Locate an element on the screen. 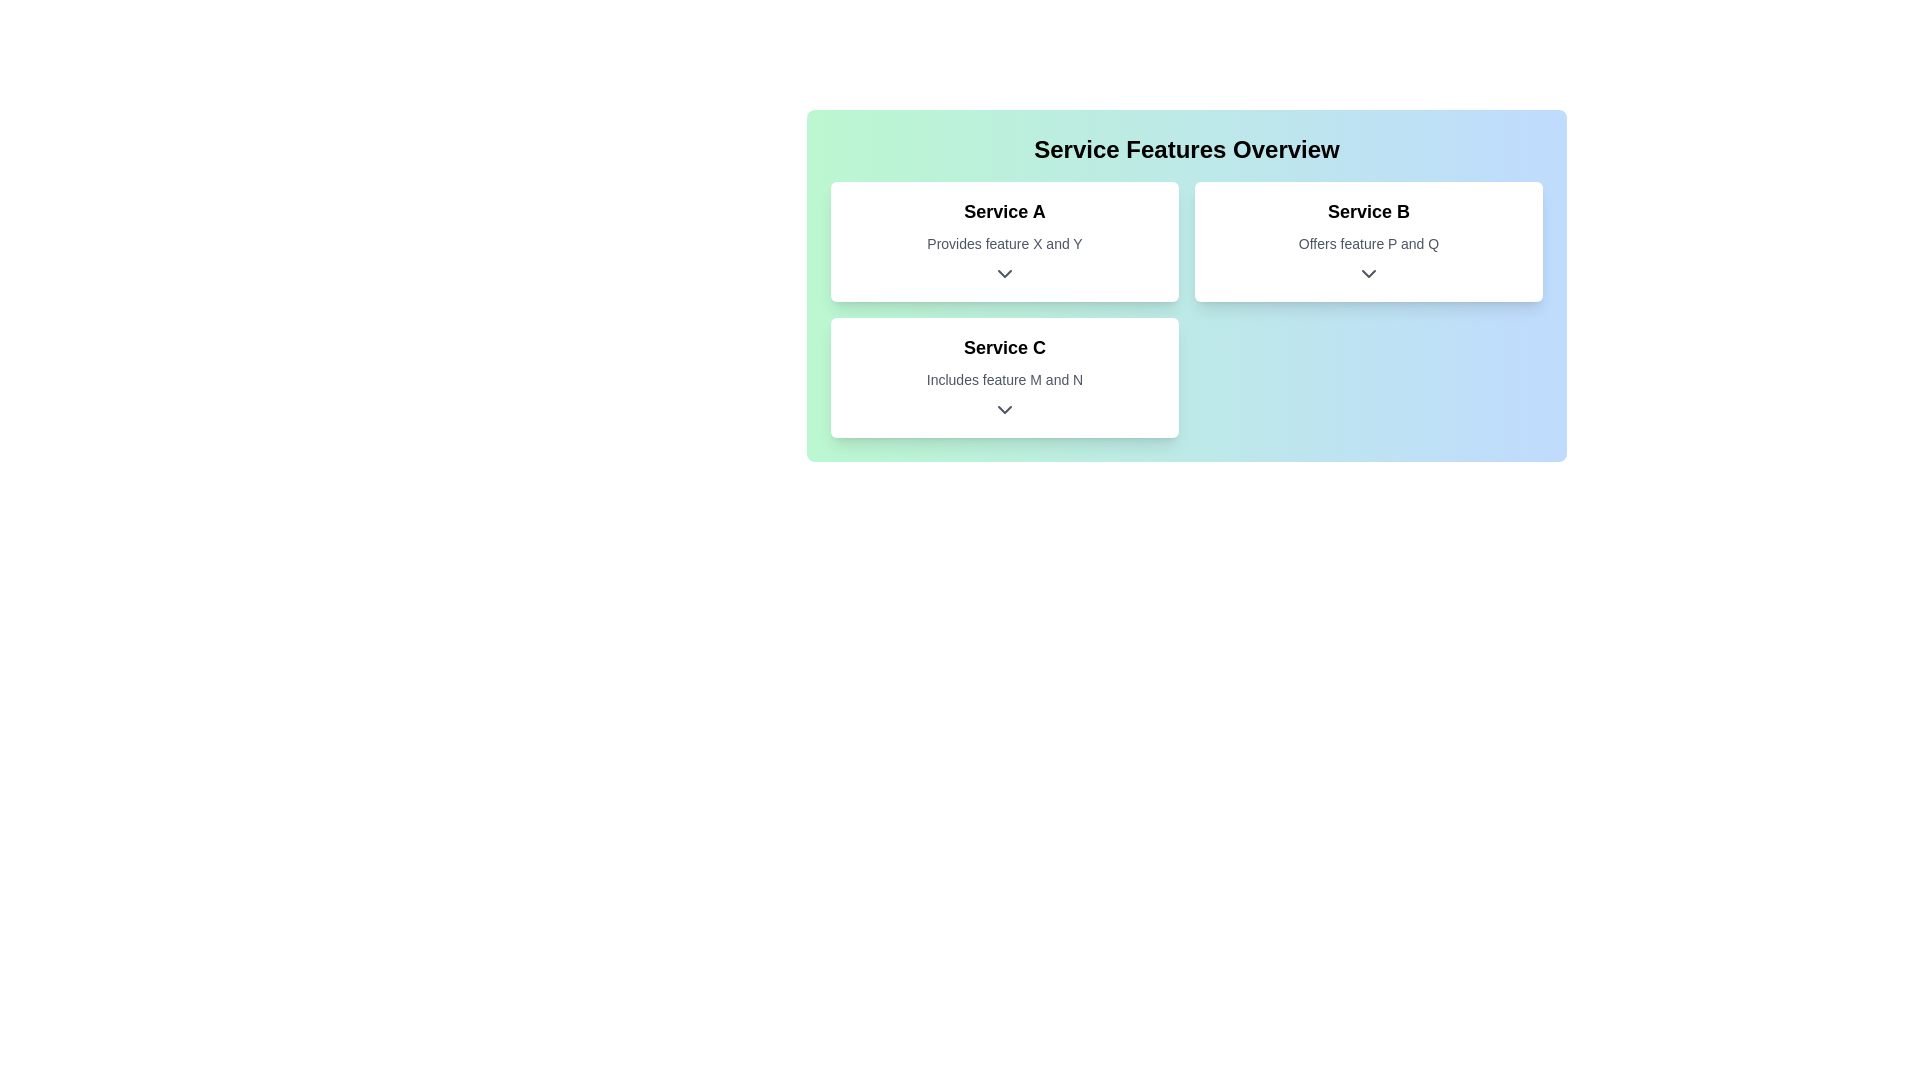  the header text label that identifies the card as 'Service C', which is positioned at the bottom center of a grid containing three cards is located at coordinates (1004, 346).